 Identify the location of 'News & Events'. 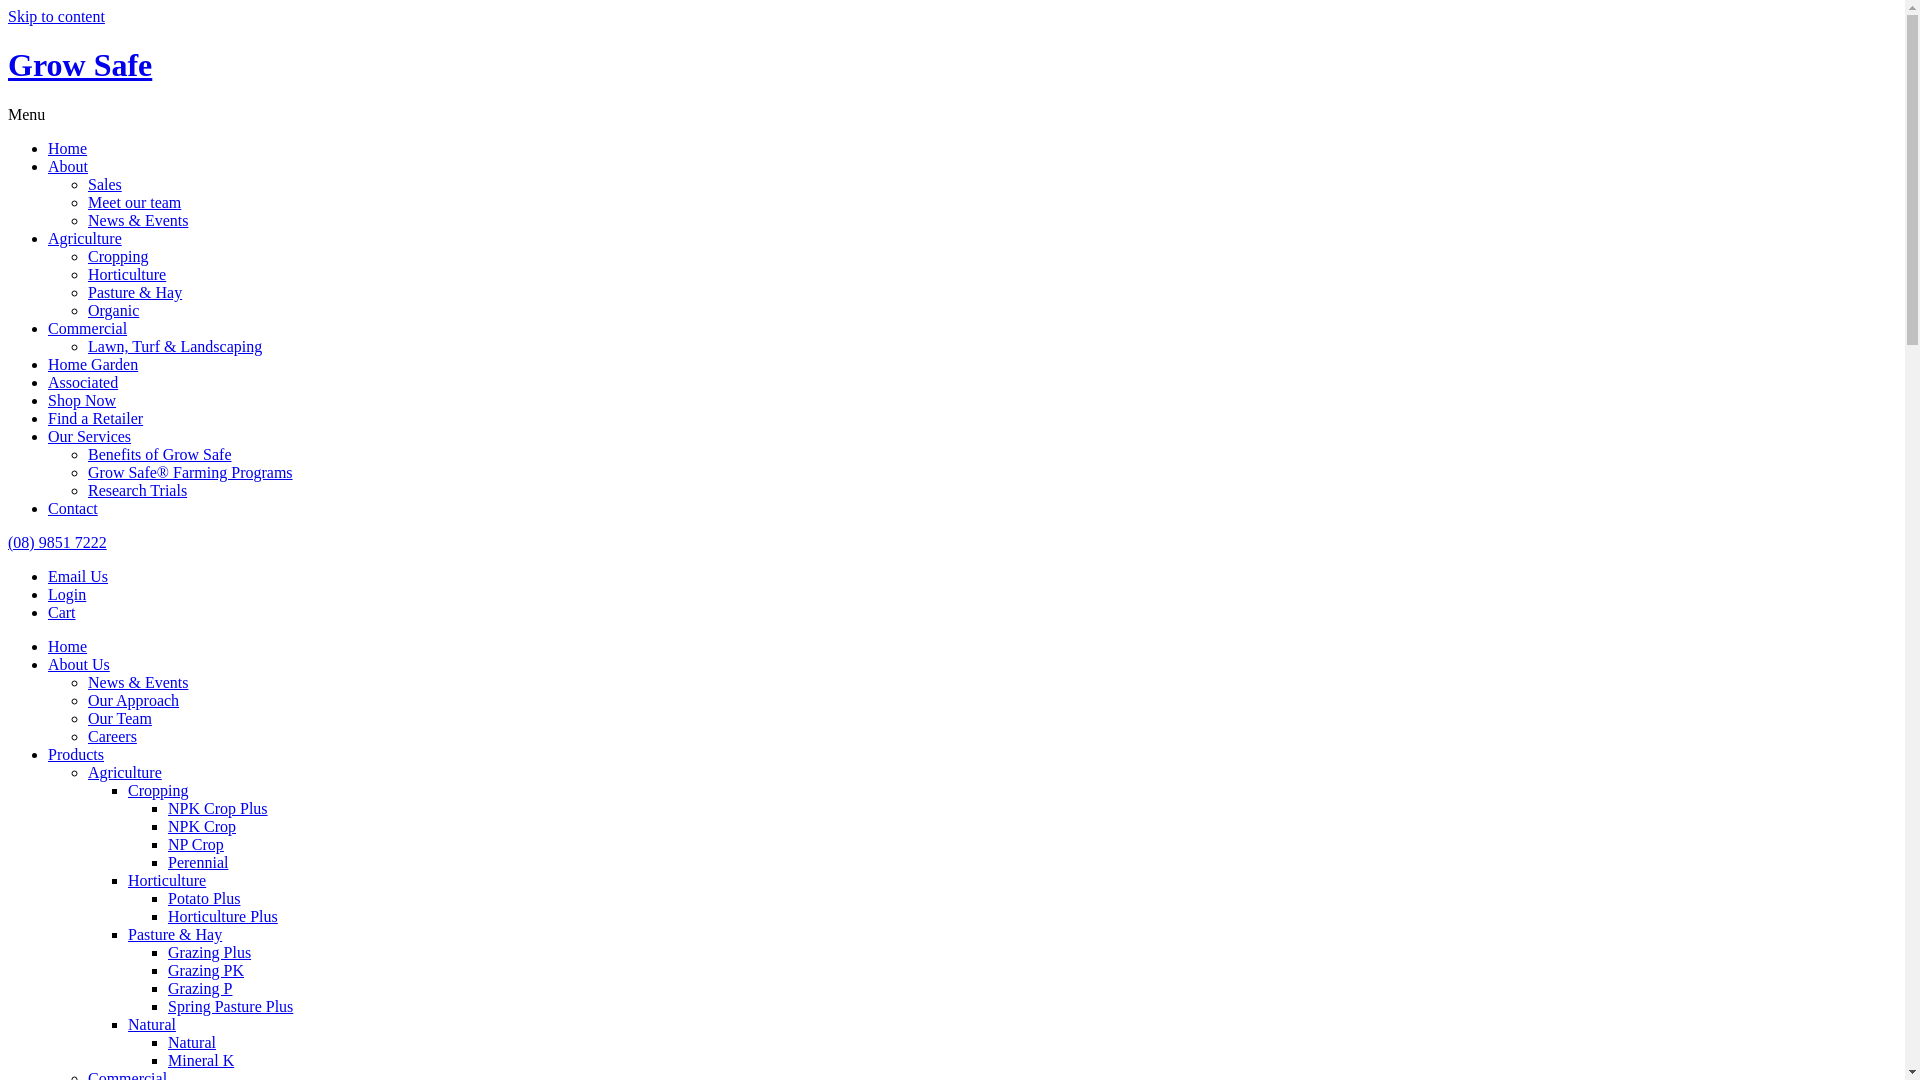
(137, 681).